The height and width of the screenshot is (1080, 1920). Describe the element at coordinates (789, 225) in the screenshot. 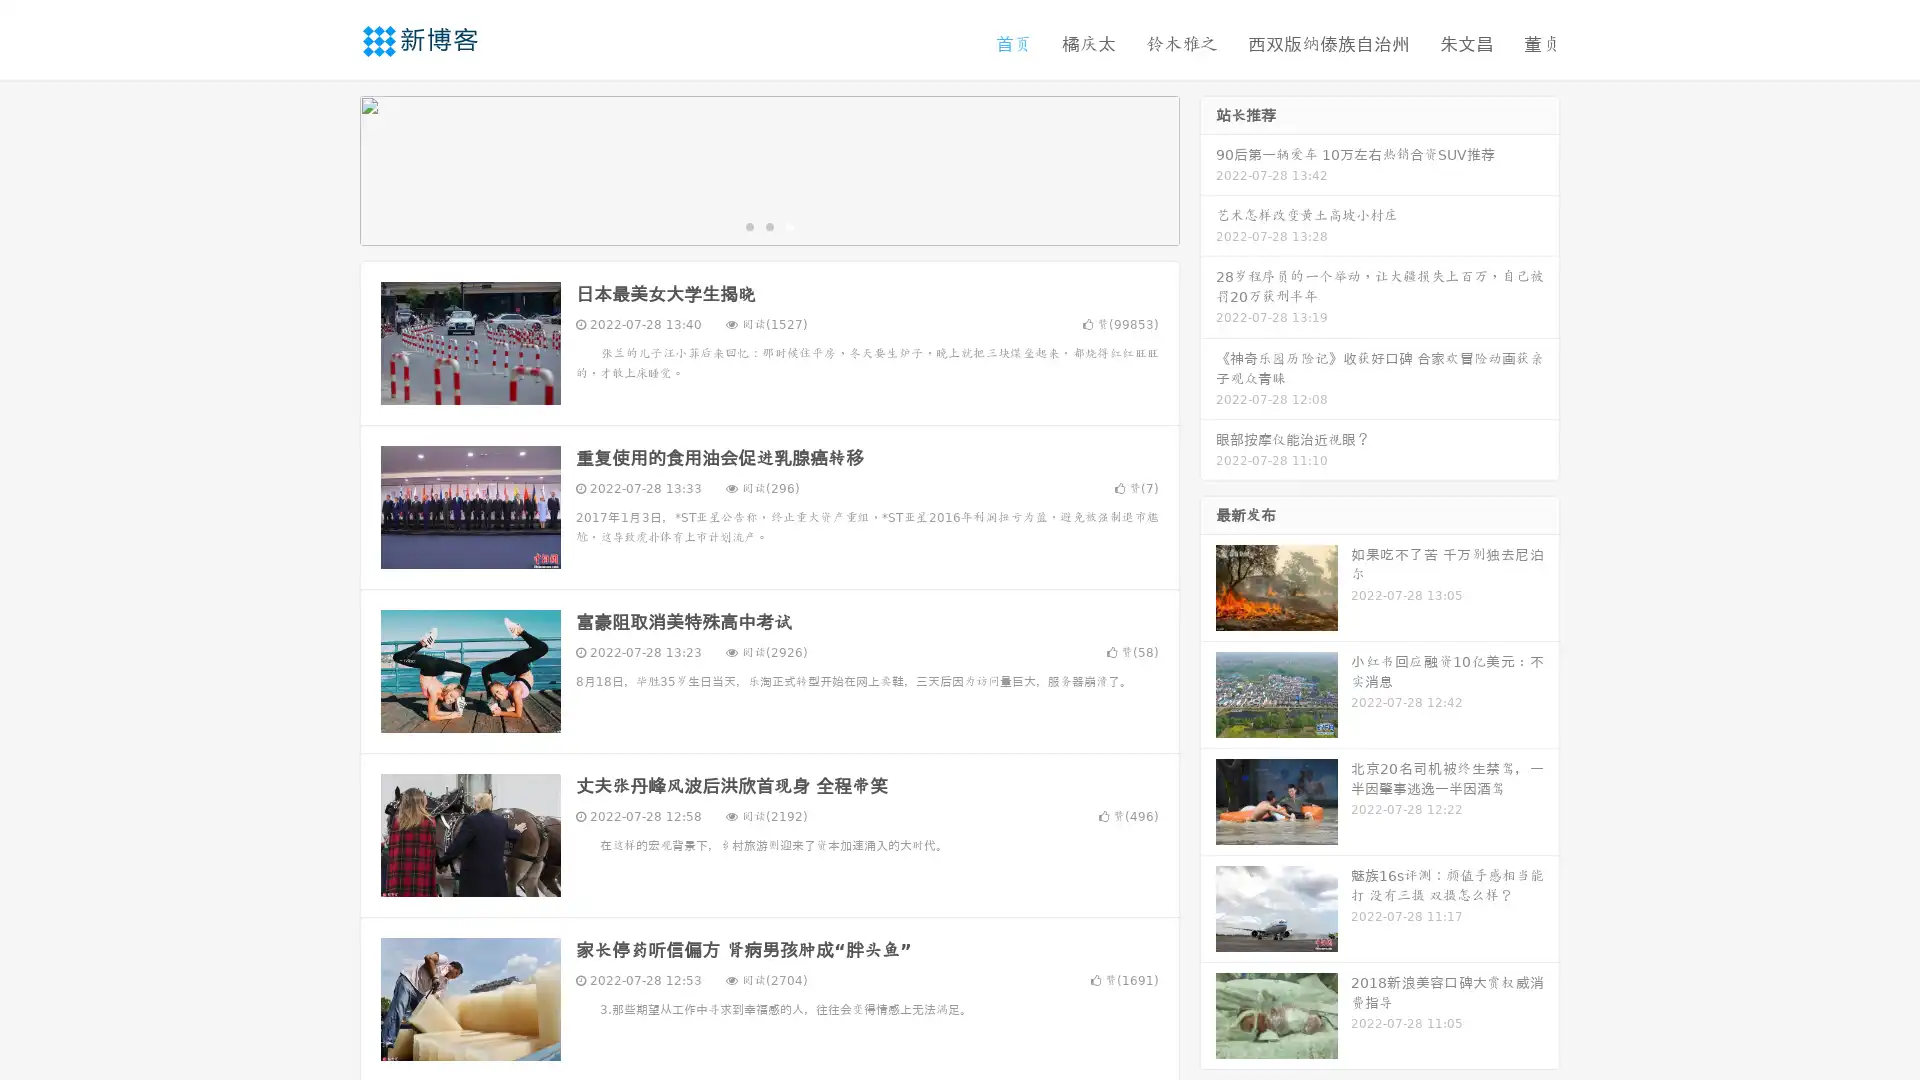

I see `Go to slide 3` at that location.